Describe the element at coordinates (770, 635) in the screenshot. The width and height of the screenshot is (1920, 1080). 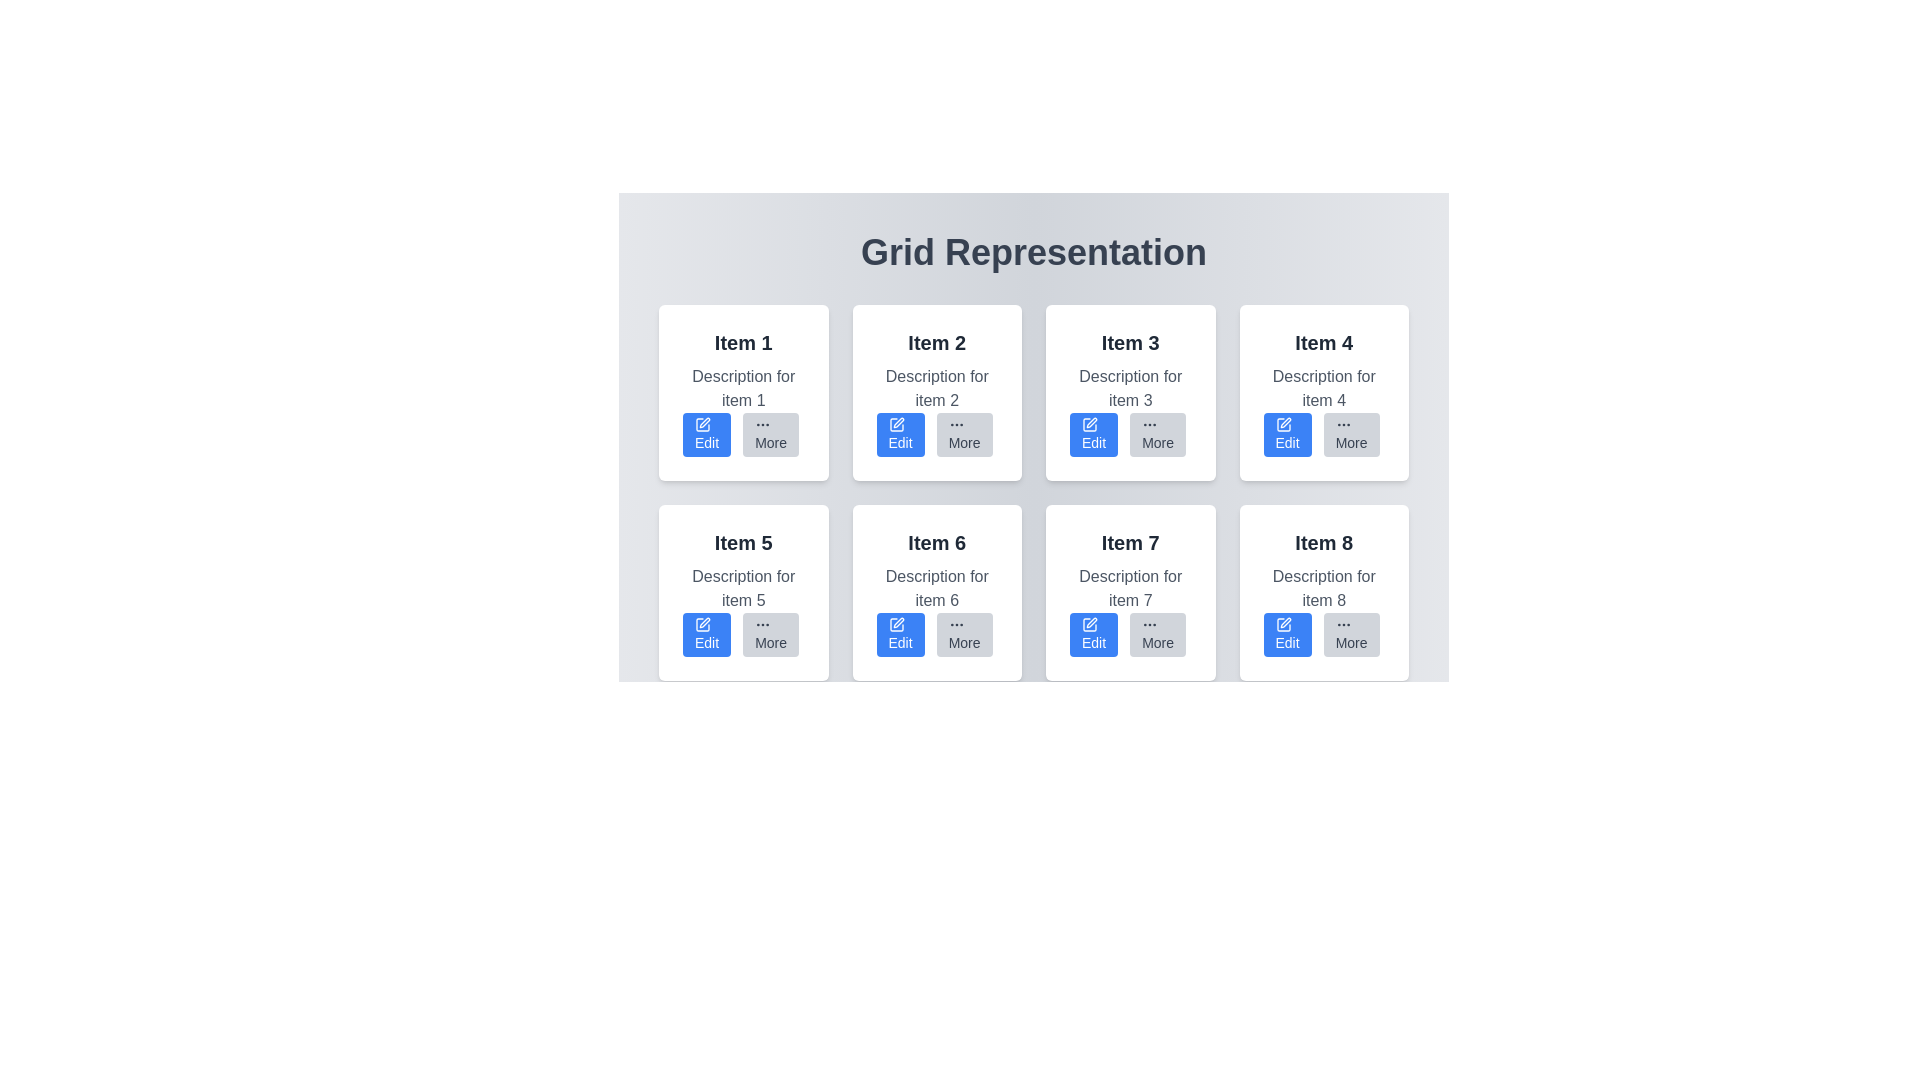
I see `the button located in the lower section of the card labeled 'Item 5', to the right of the 'Edit' button` at that location.